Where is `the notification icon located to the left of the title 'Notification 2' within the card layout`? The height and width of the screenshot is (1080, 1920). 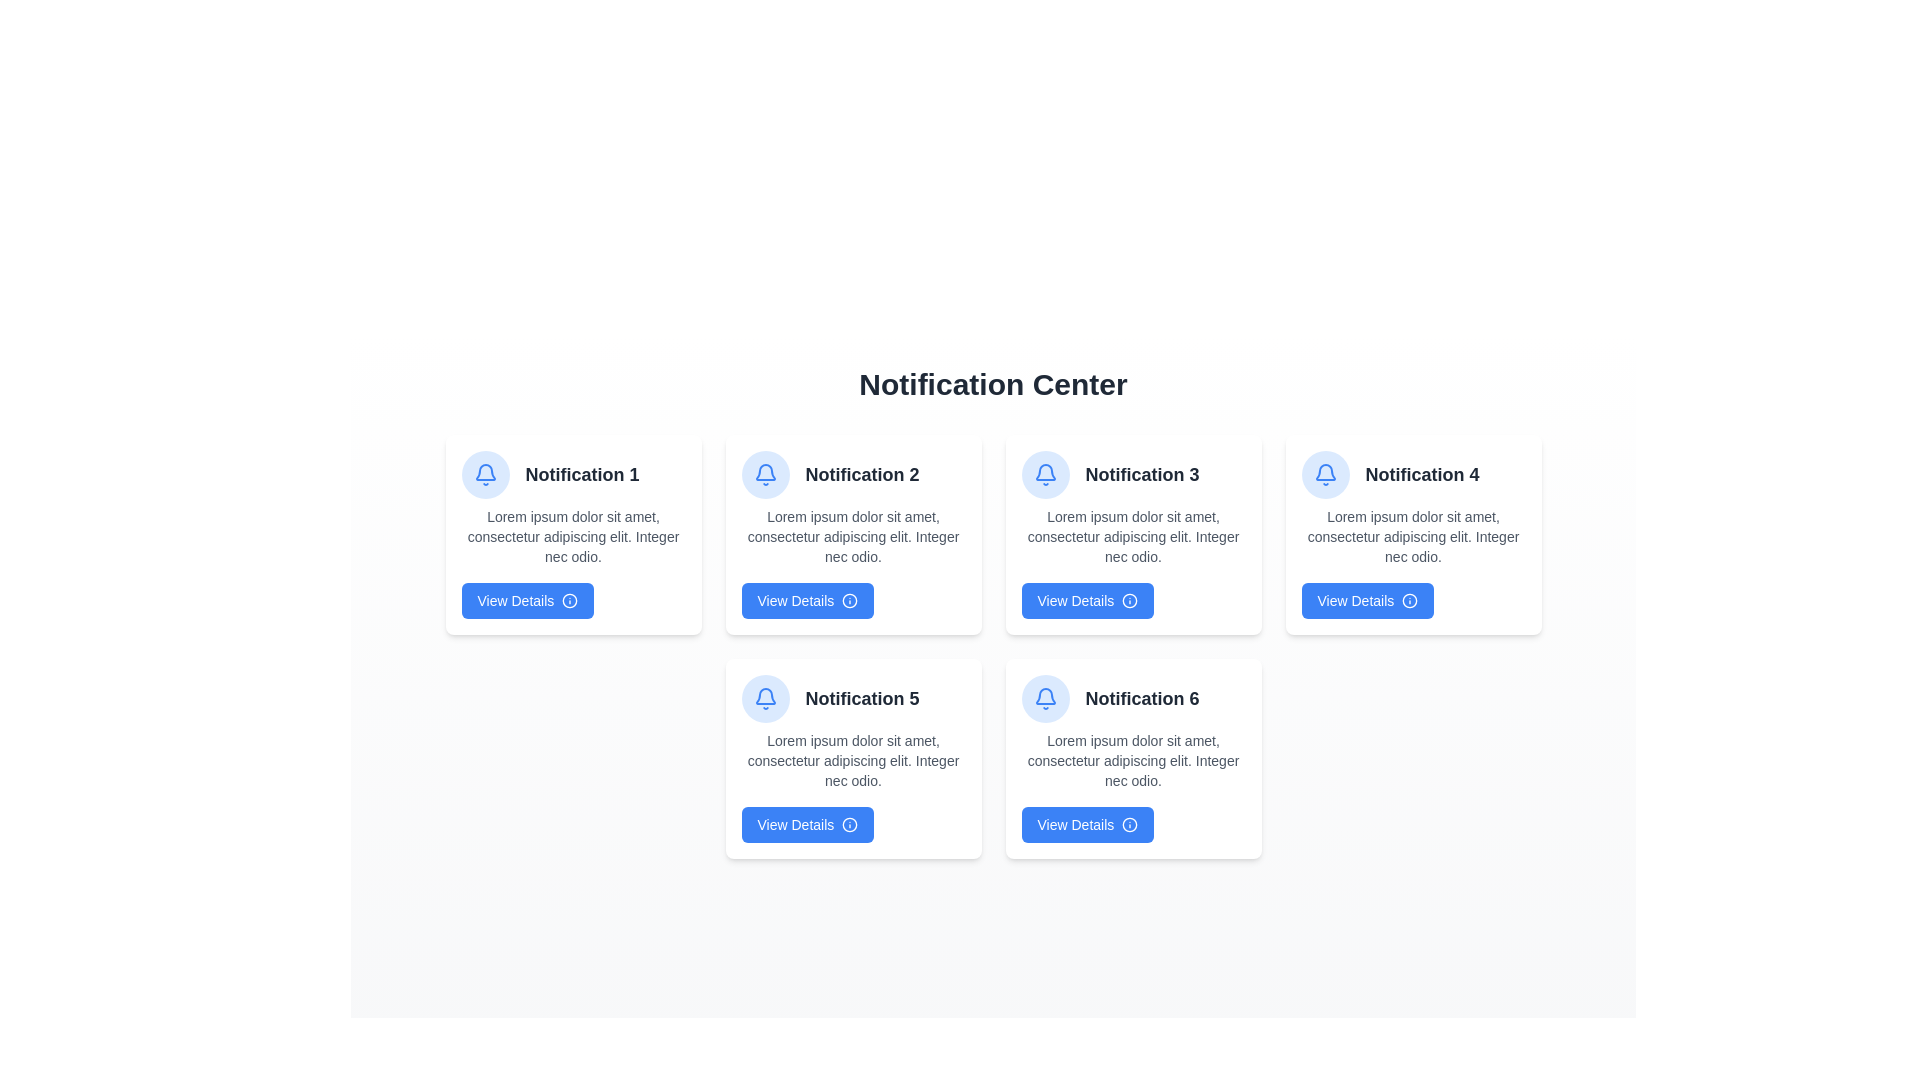 the notification icon located to the left of the title 'Notification 2' within the card layout is located at coordinates (764, 474).